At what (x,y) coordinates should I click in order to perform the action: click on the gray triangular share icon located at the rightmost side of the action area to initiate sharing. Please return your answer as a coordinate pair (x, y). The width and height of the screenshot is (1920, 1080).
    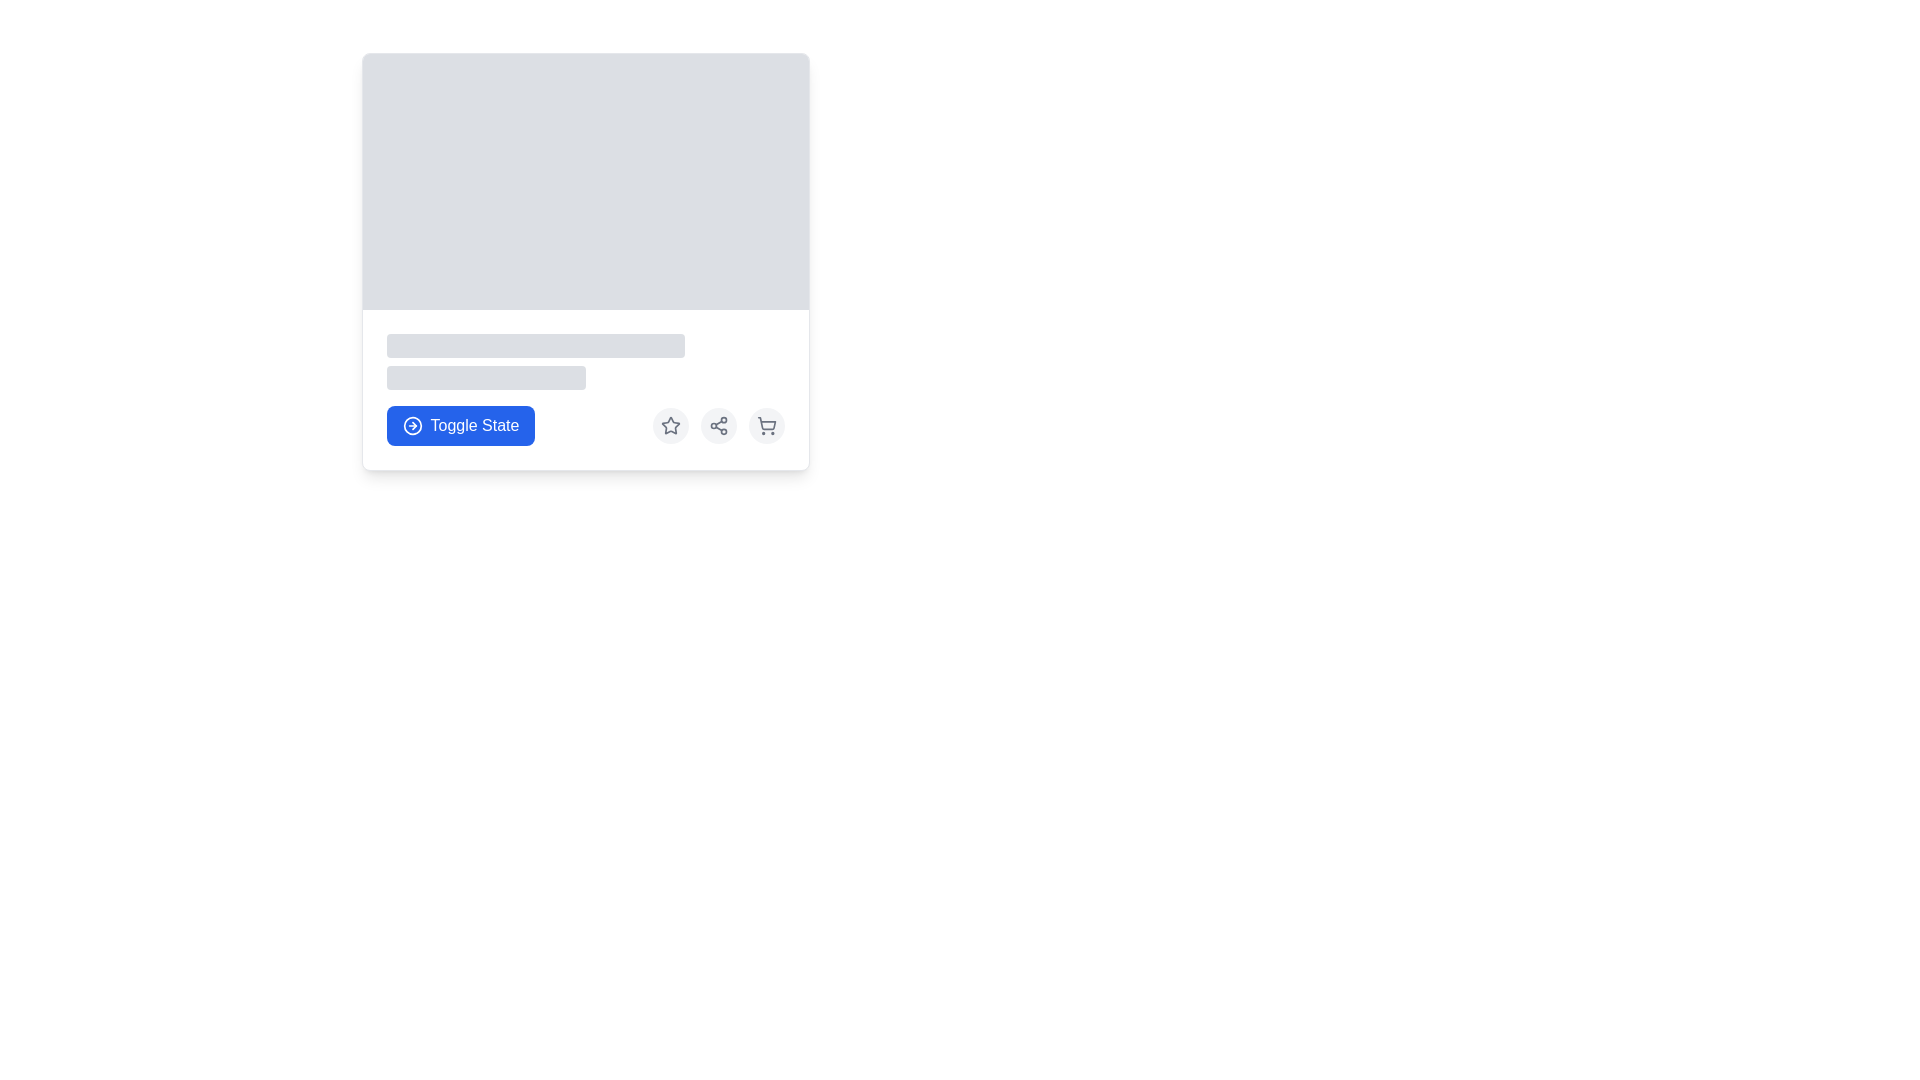
    Looking at the image, I should click on (718, 424).